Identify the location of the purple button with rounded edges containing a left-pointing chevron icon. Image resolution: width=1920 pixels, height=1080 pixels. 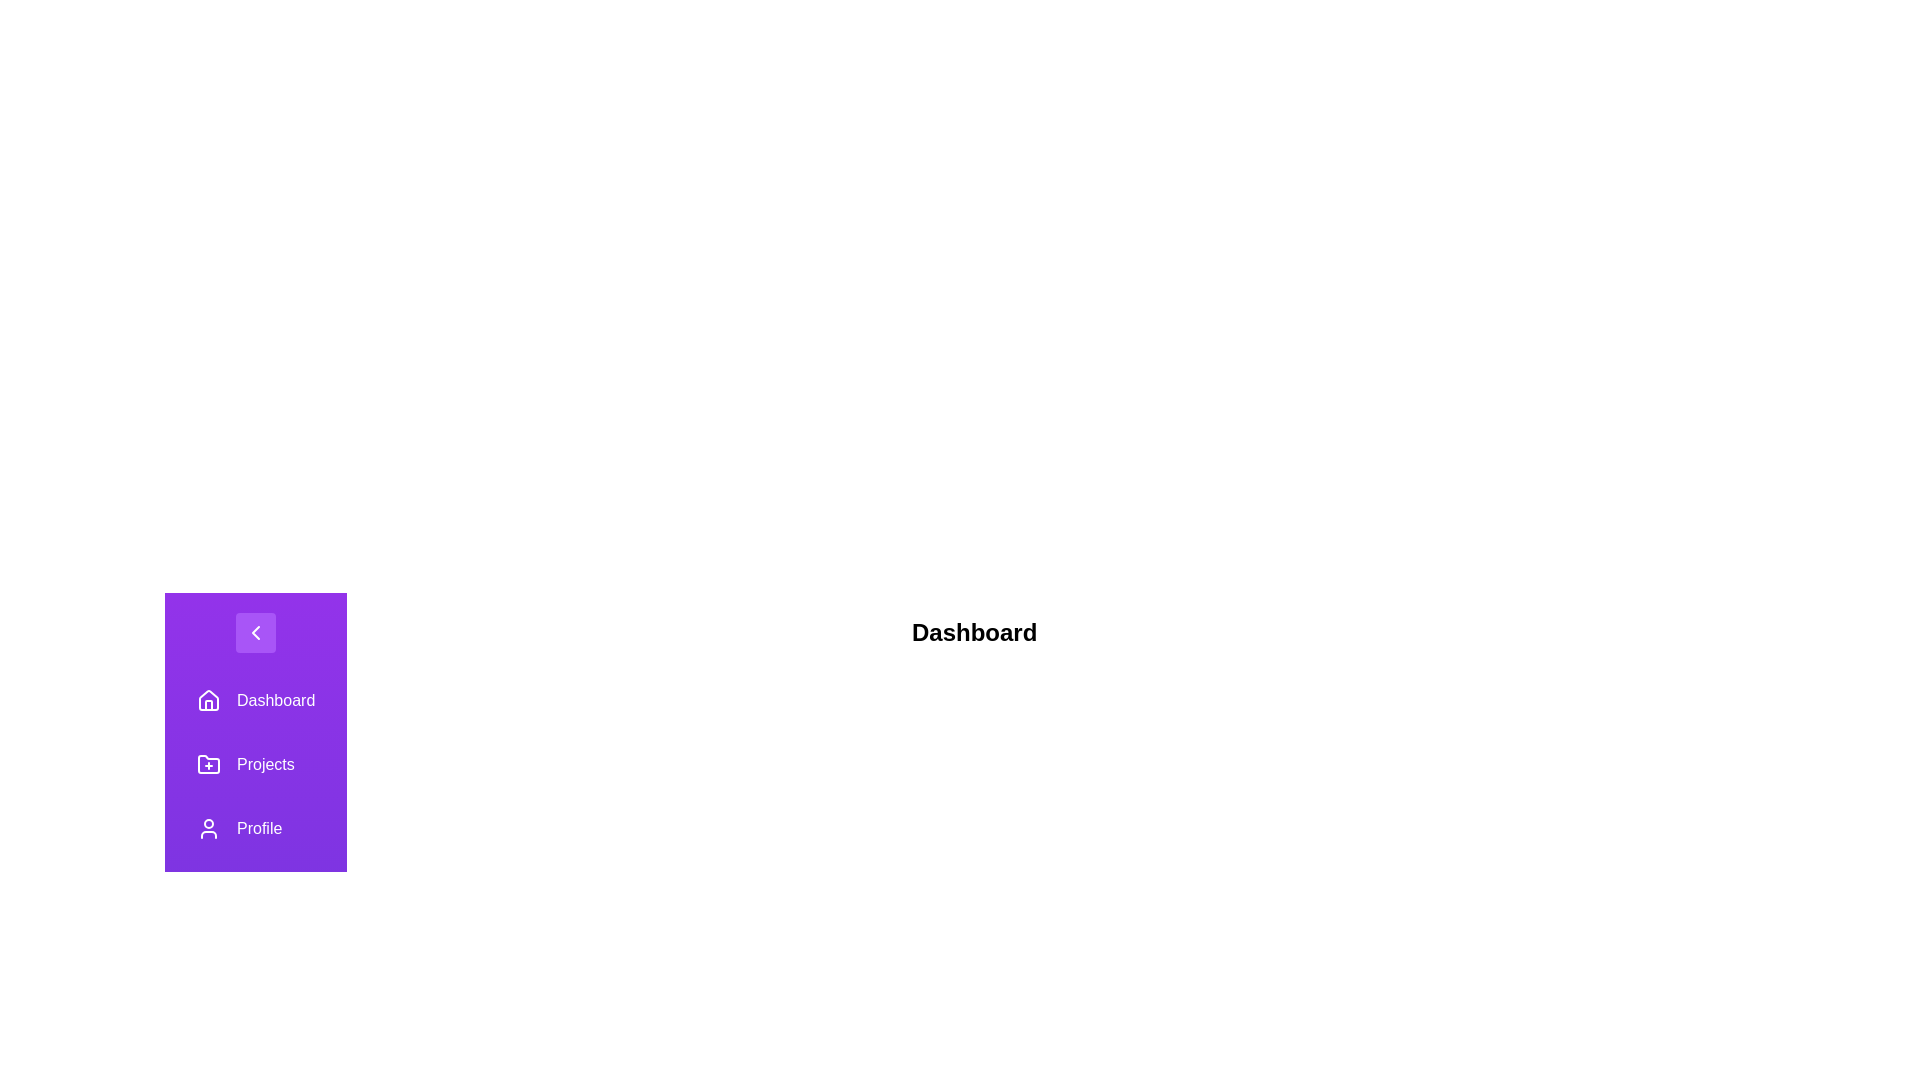
(255, 632).